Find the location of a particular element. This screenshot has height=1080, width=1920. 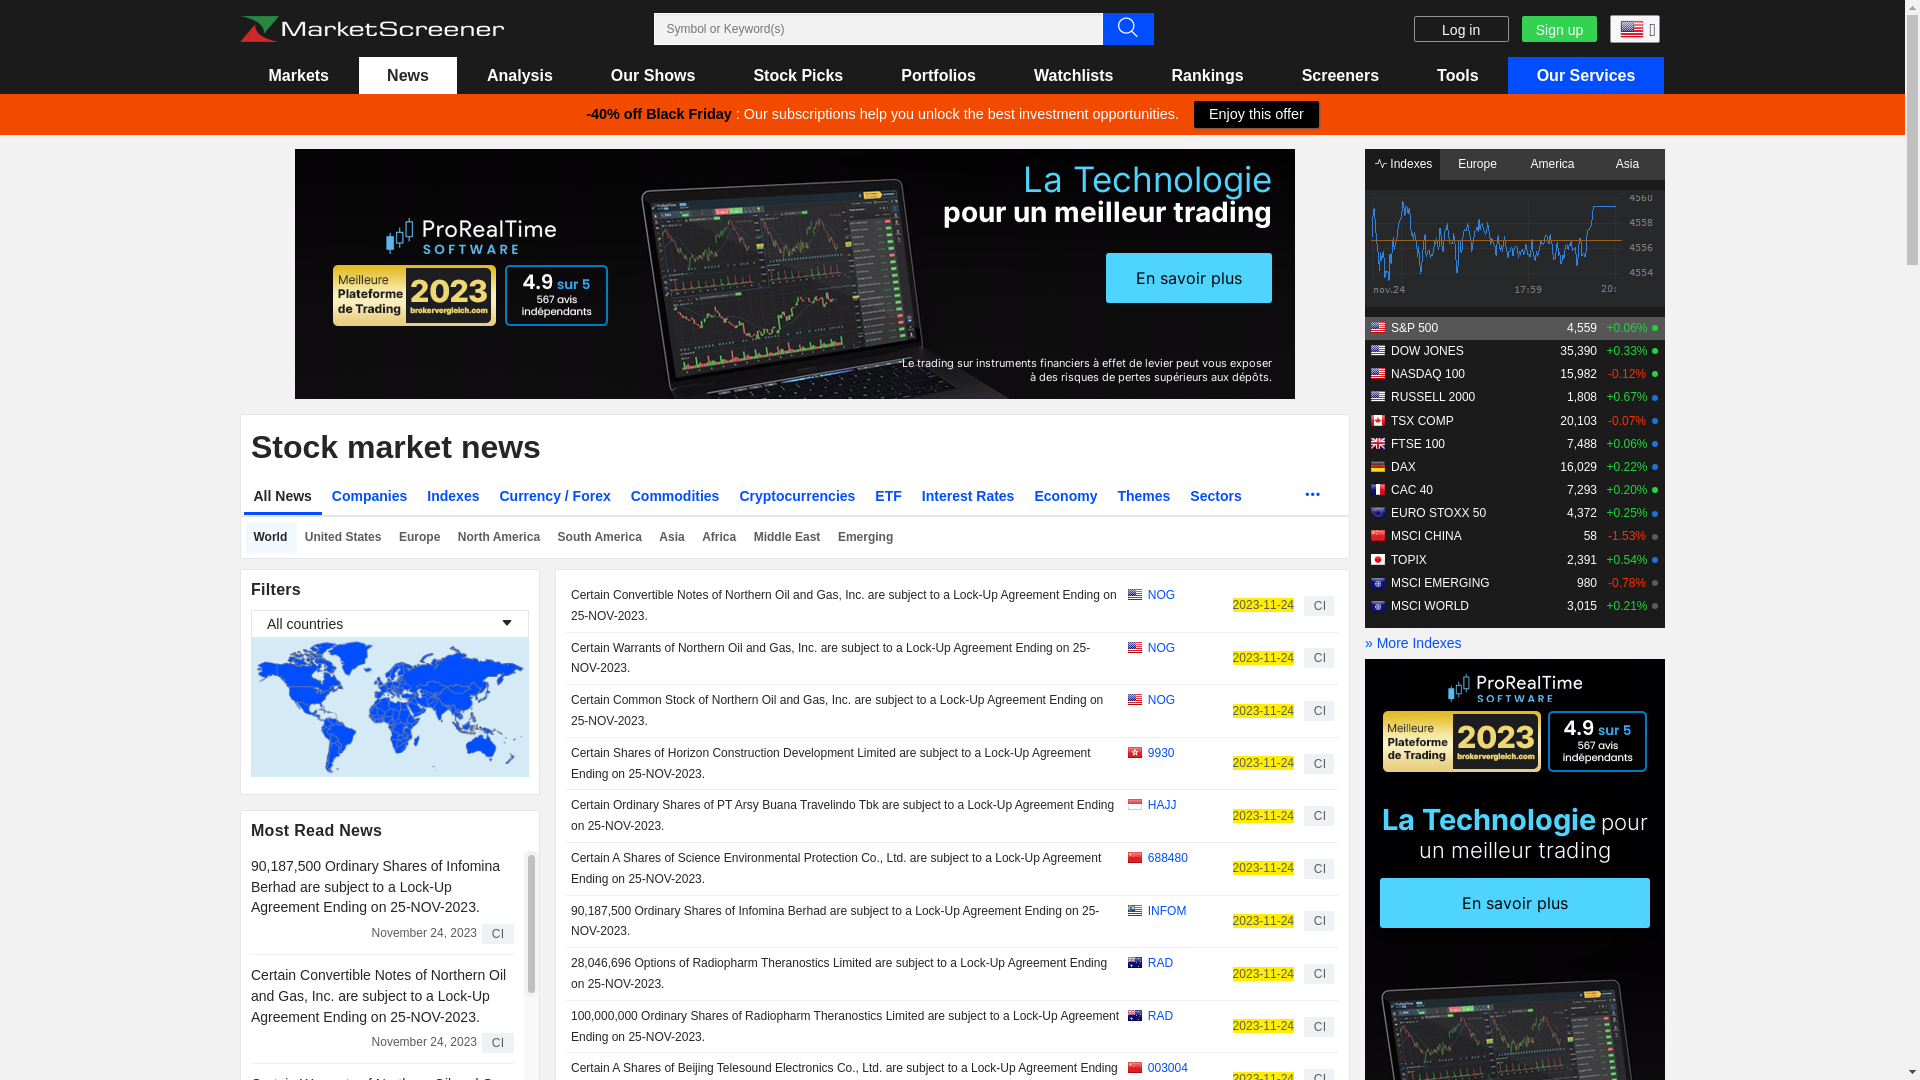

'Stock Picks' is located at coordinates (797, 74).